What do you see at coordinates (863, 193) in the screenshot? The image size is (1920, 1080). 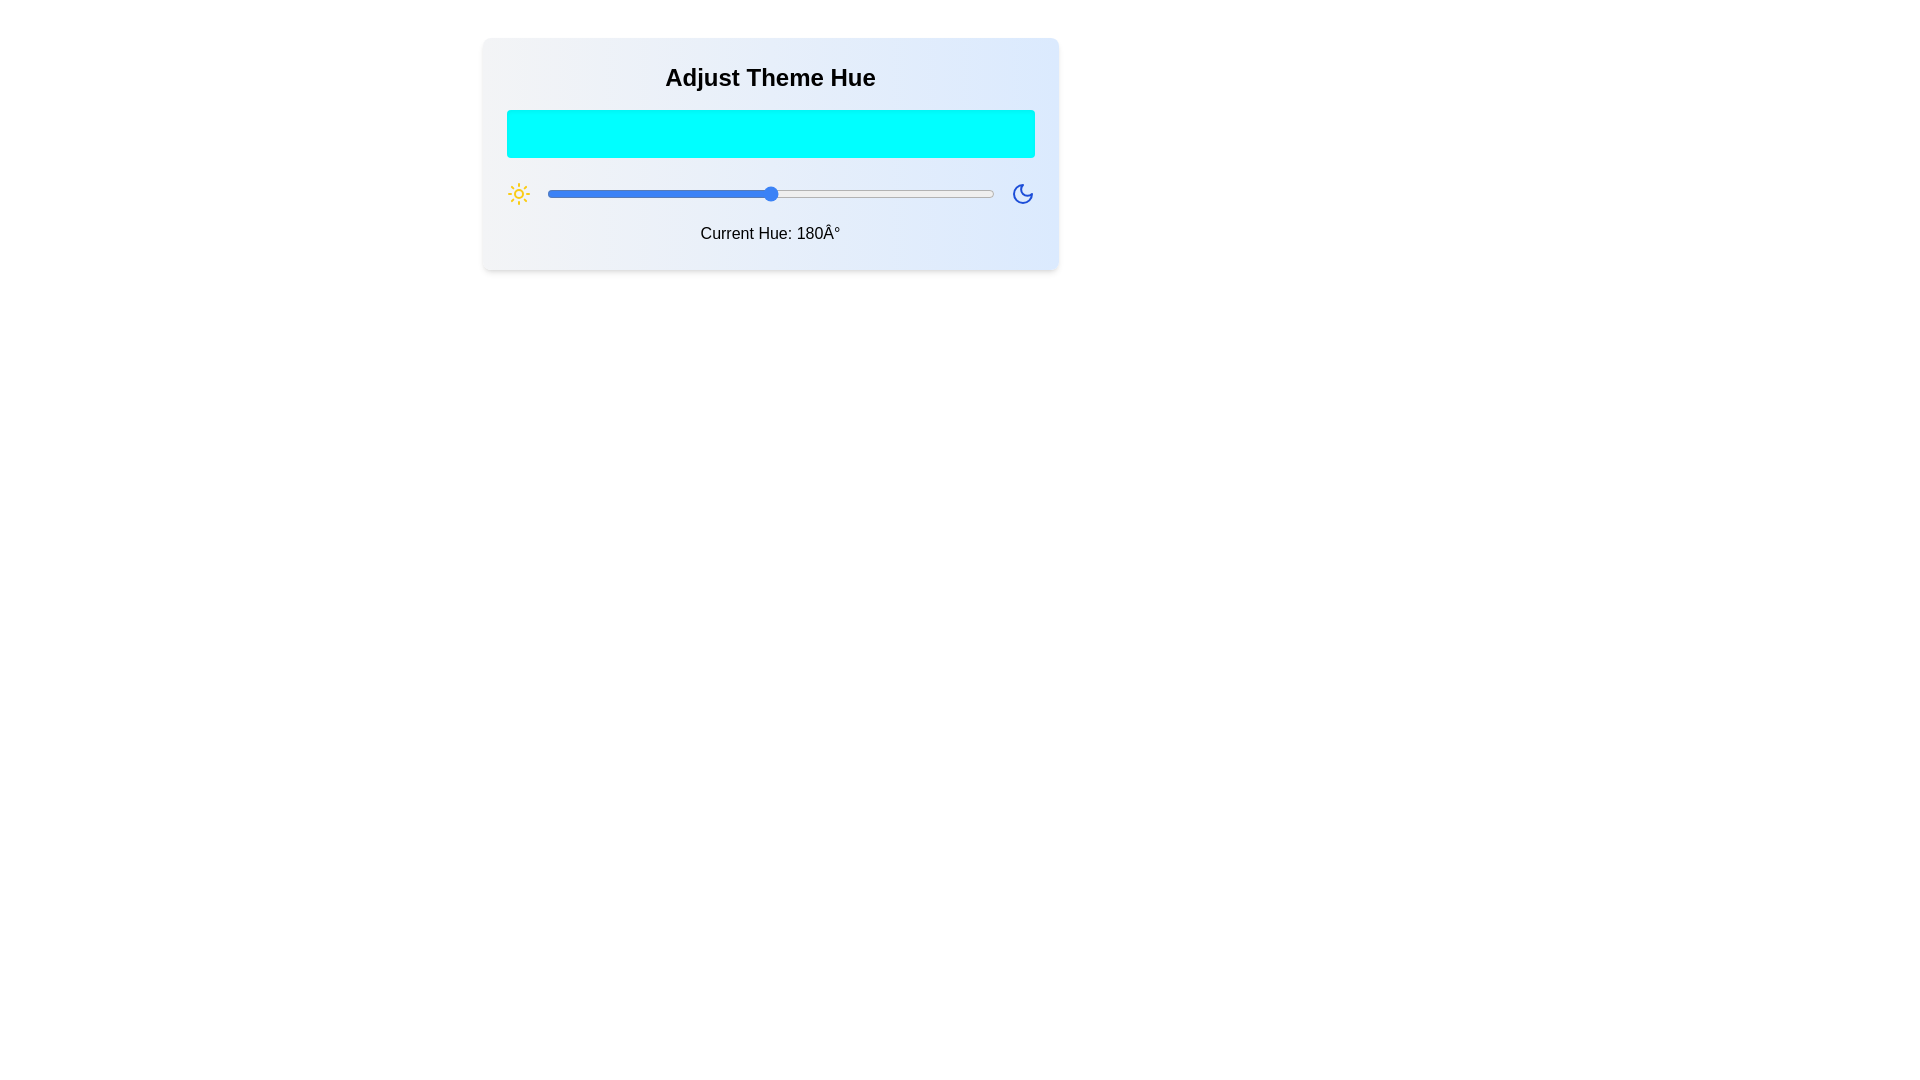 I see `the hue to 255 degrees by dragging the slider` at bounding box center [863, 193].